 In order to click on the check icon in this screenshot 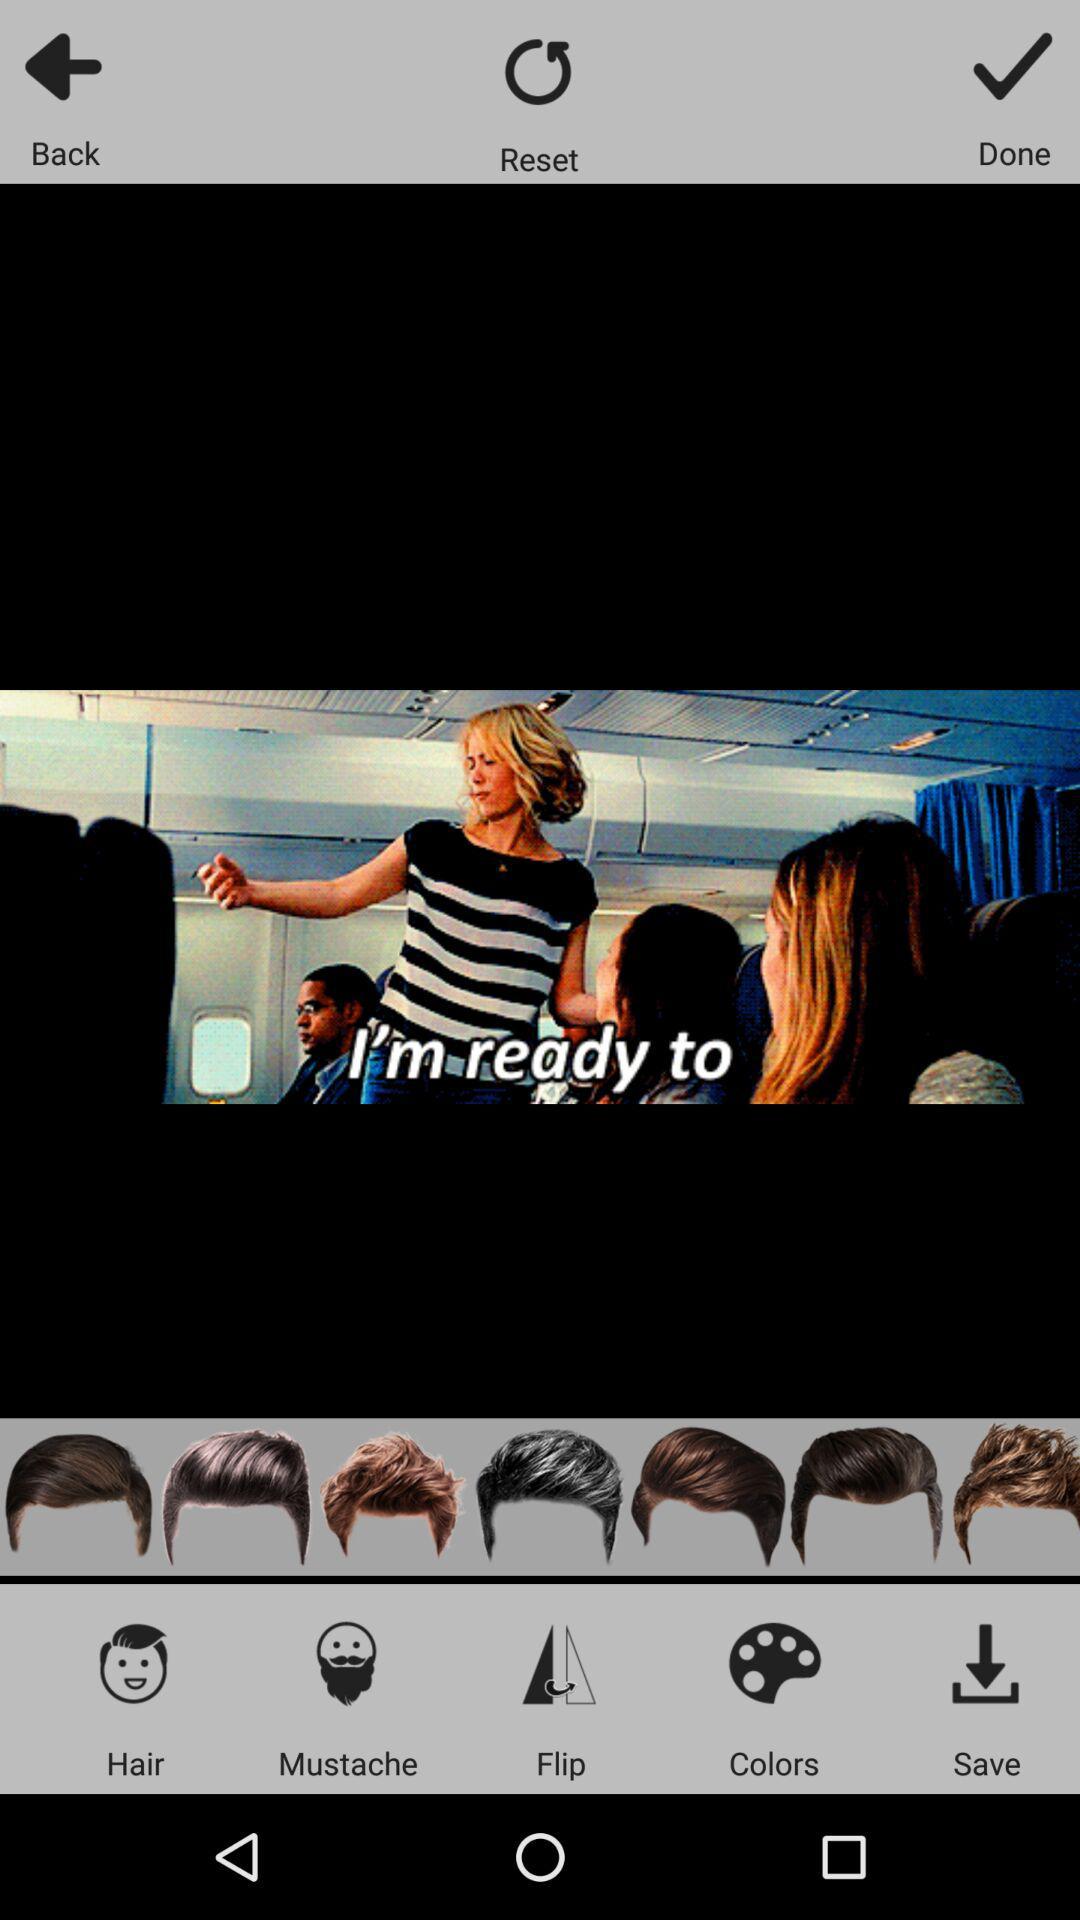, I will do `click(1014, 65)`.